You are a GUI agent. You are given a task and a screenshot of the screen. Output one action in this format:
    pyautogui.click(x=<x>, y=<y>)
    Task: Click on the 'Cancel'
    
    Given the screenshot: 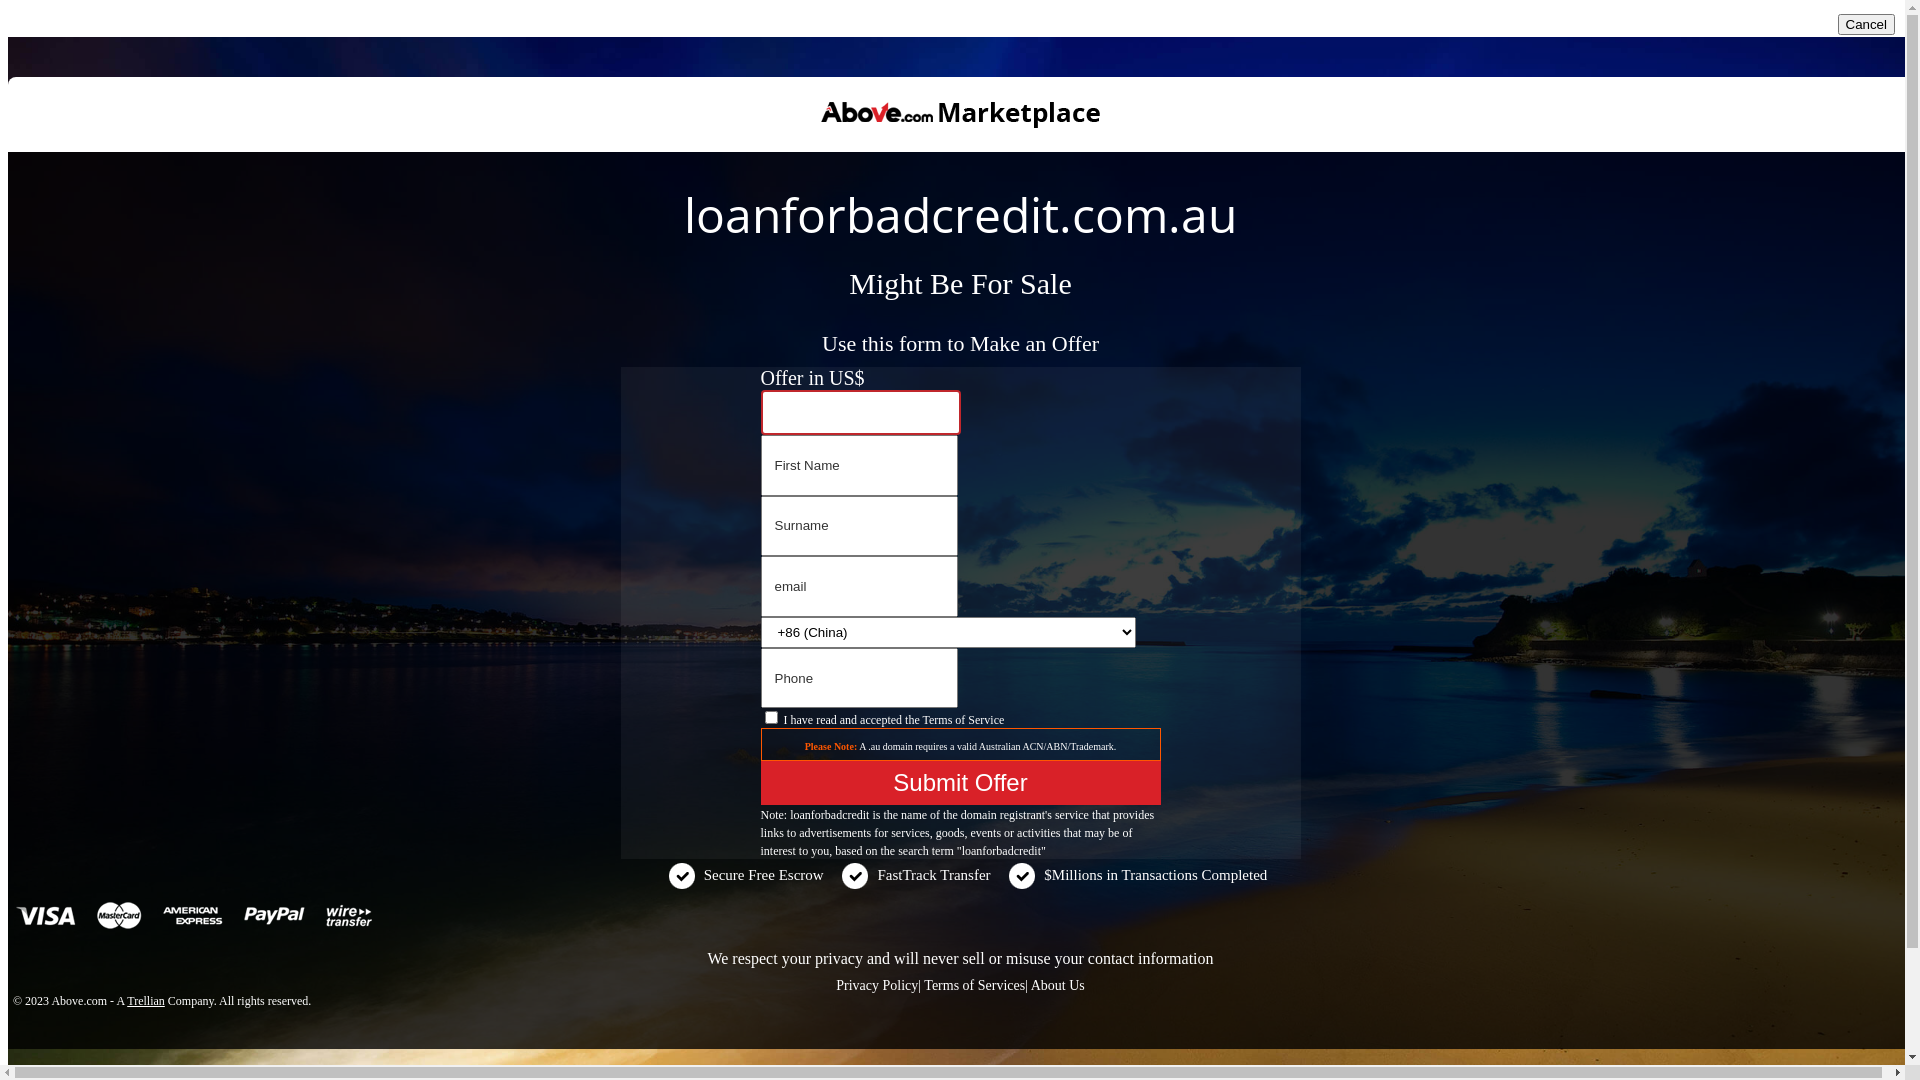 What is the action you would take?
    pyautogui.click(x=1866, y=24)
    